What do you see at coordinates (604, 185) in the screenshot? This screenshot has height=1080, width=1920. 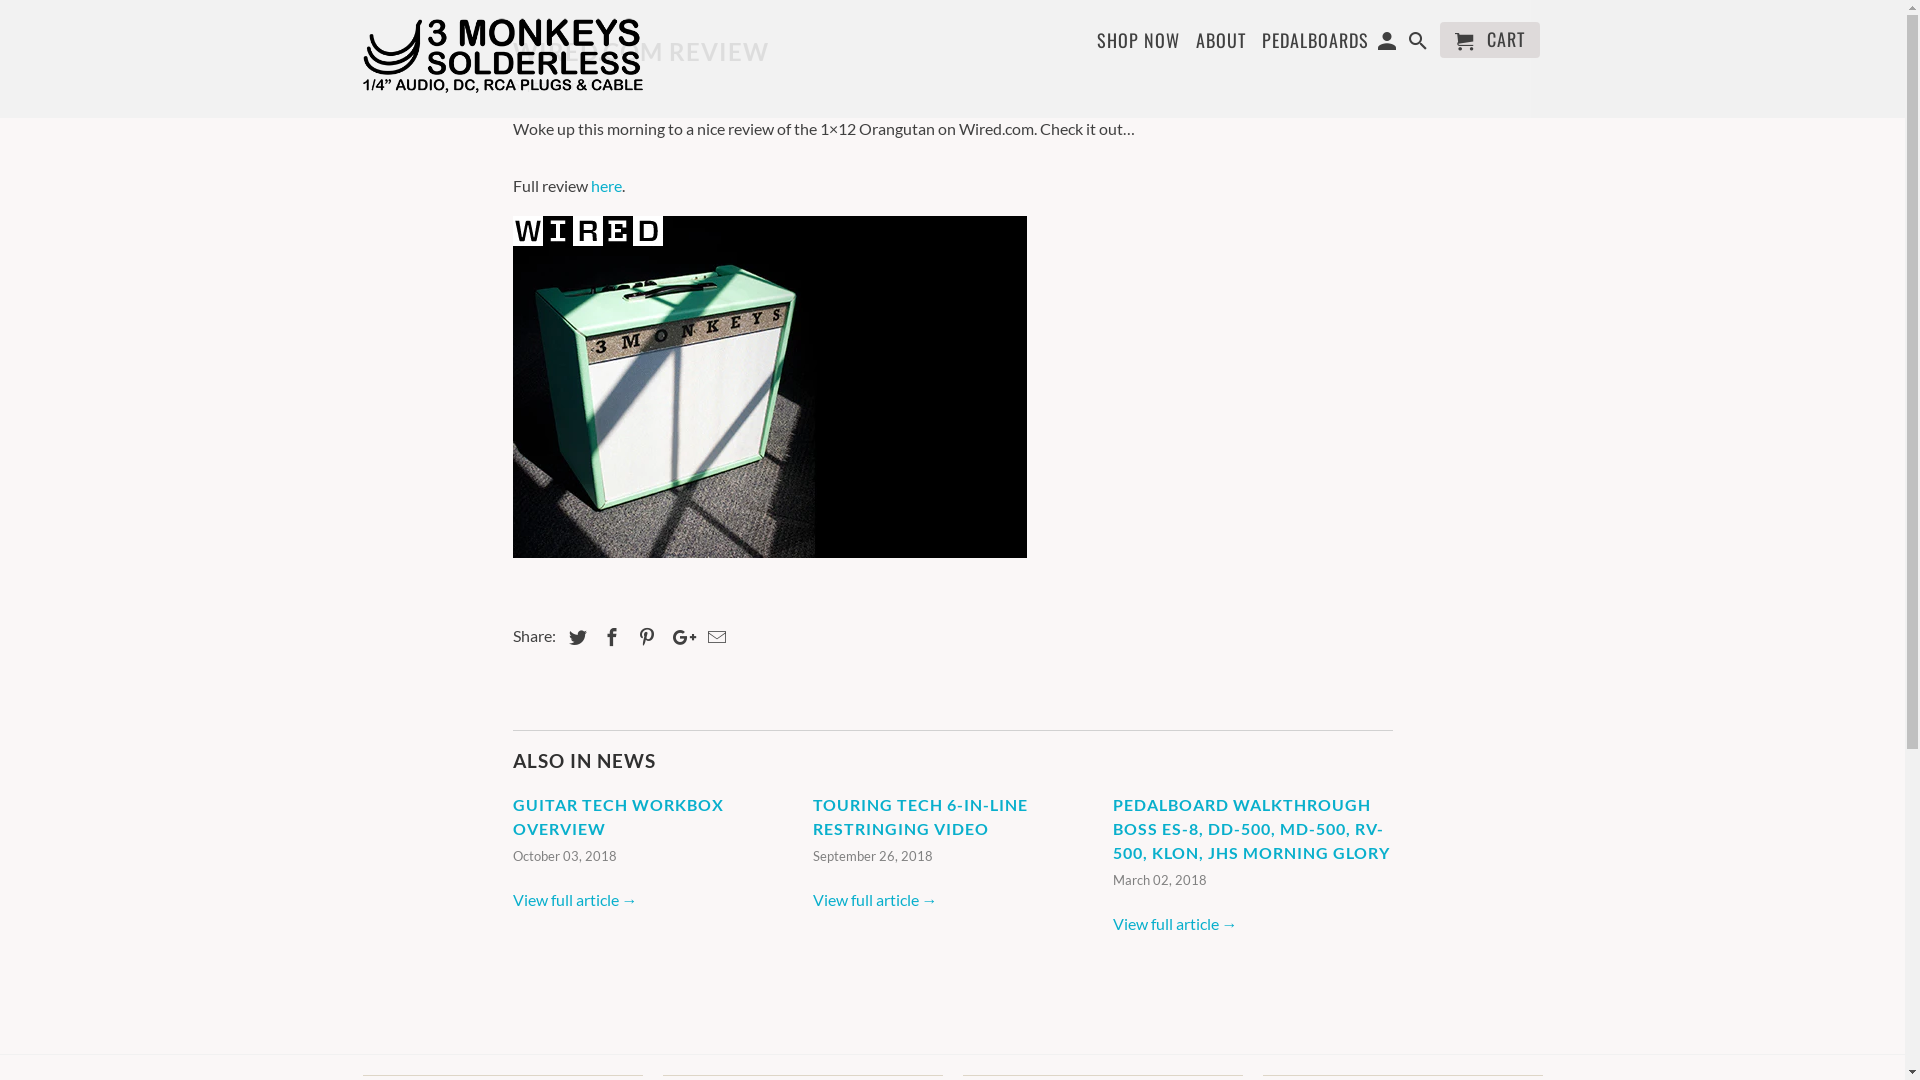 I see `'here'` at bounding box center [604, 185].